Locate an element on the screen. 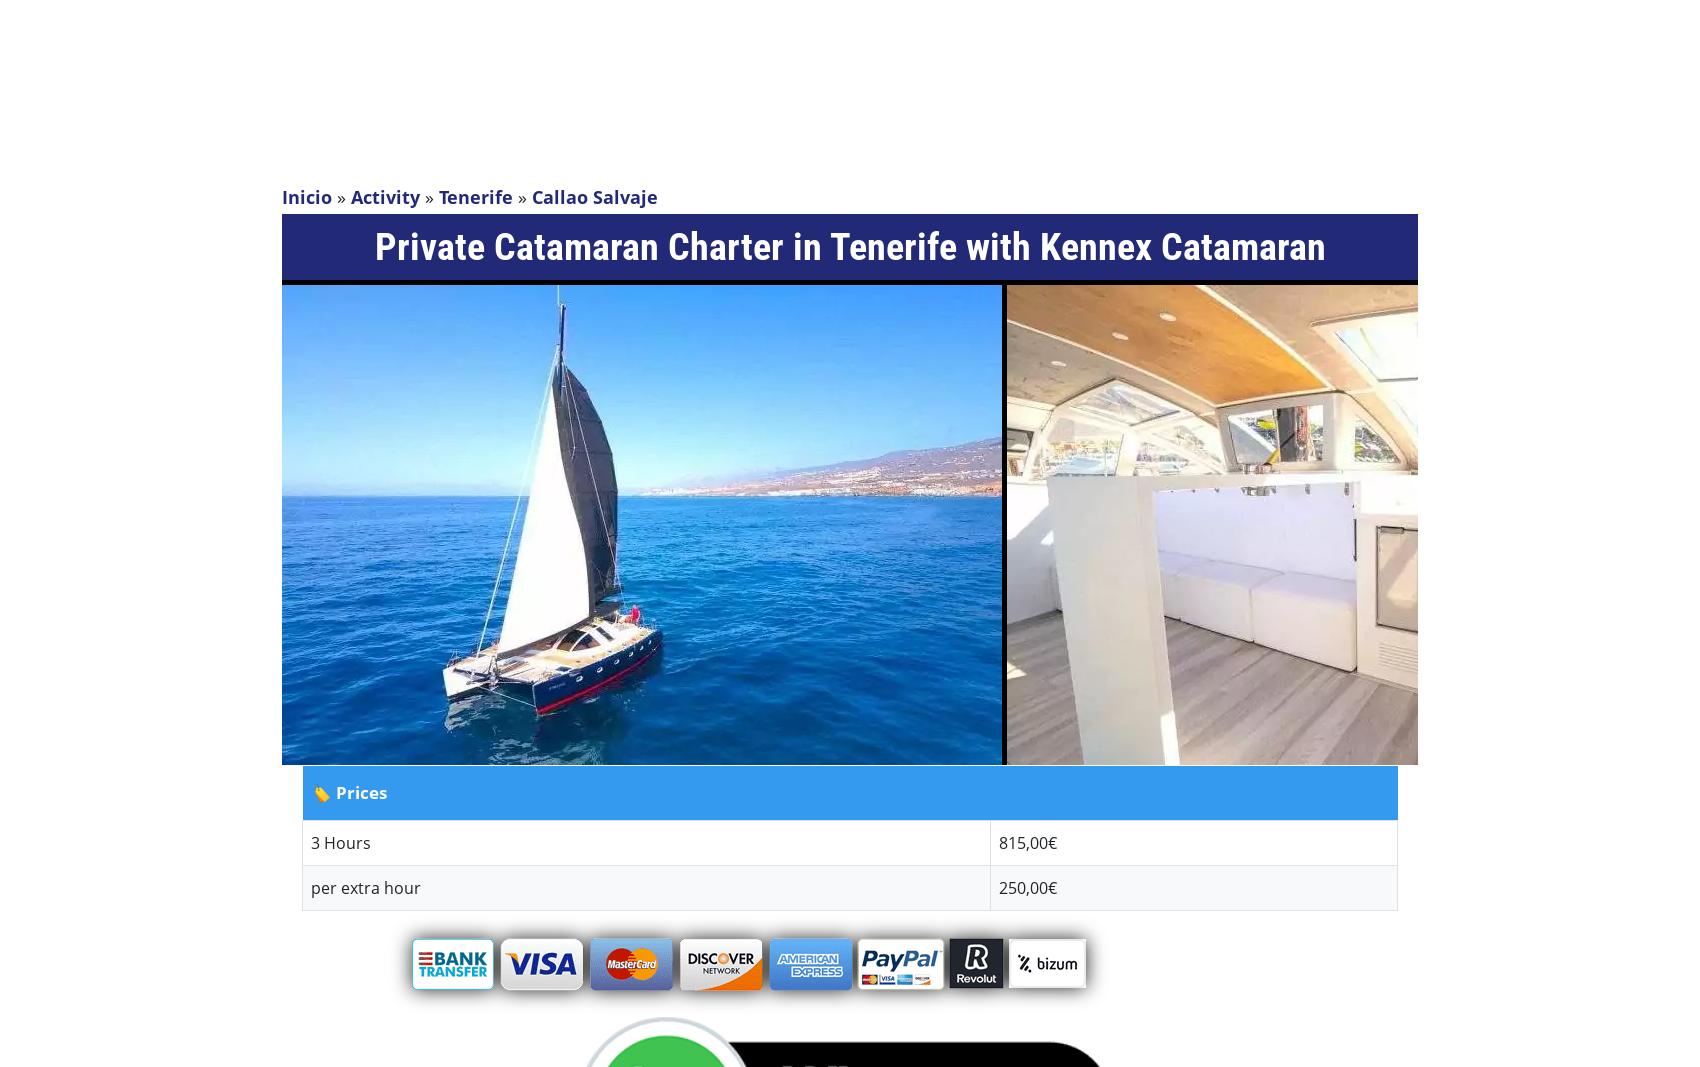  'Contact' is located at coordinates (1030, 143).